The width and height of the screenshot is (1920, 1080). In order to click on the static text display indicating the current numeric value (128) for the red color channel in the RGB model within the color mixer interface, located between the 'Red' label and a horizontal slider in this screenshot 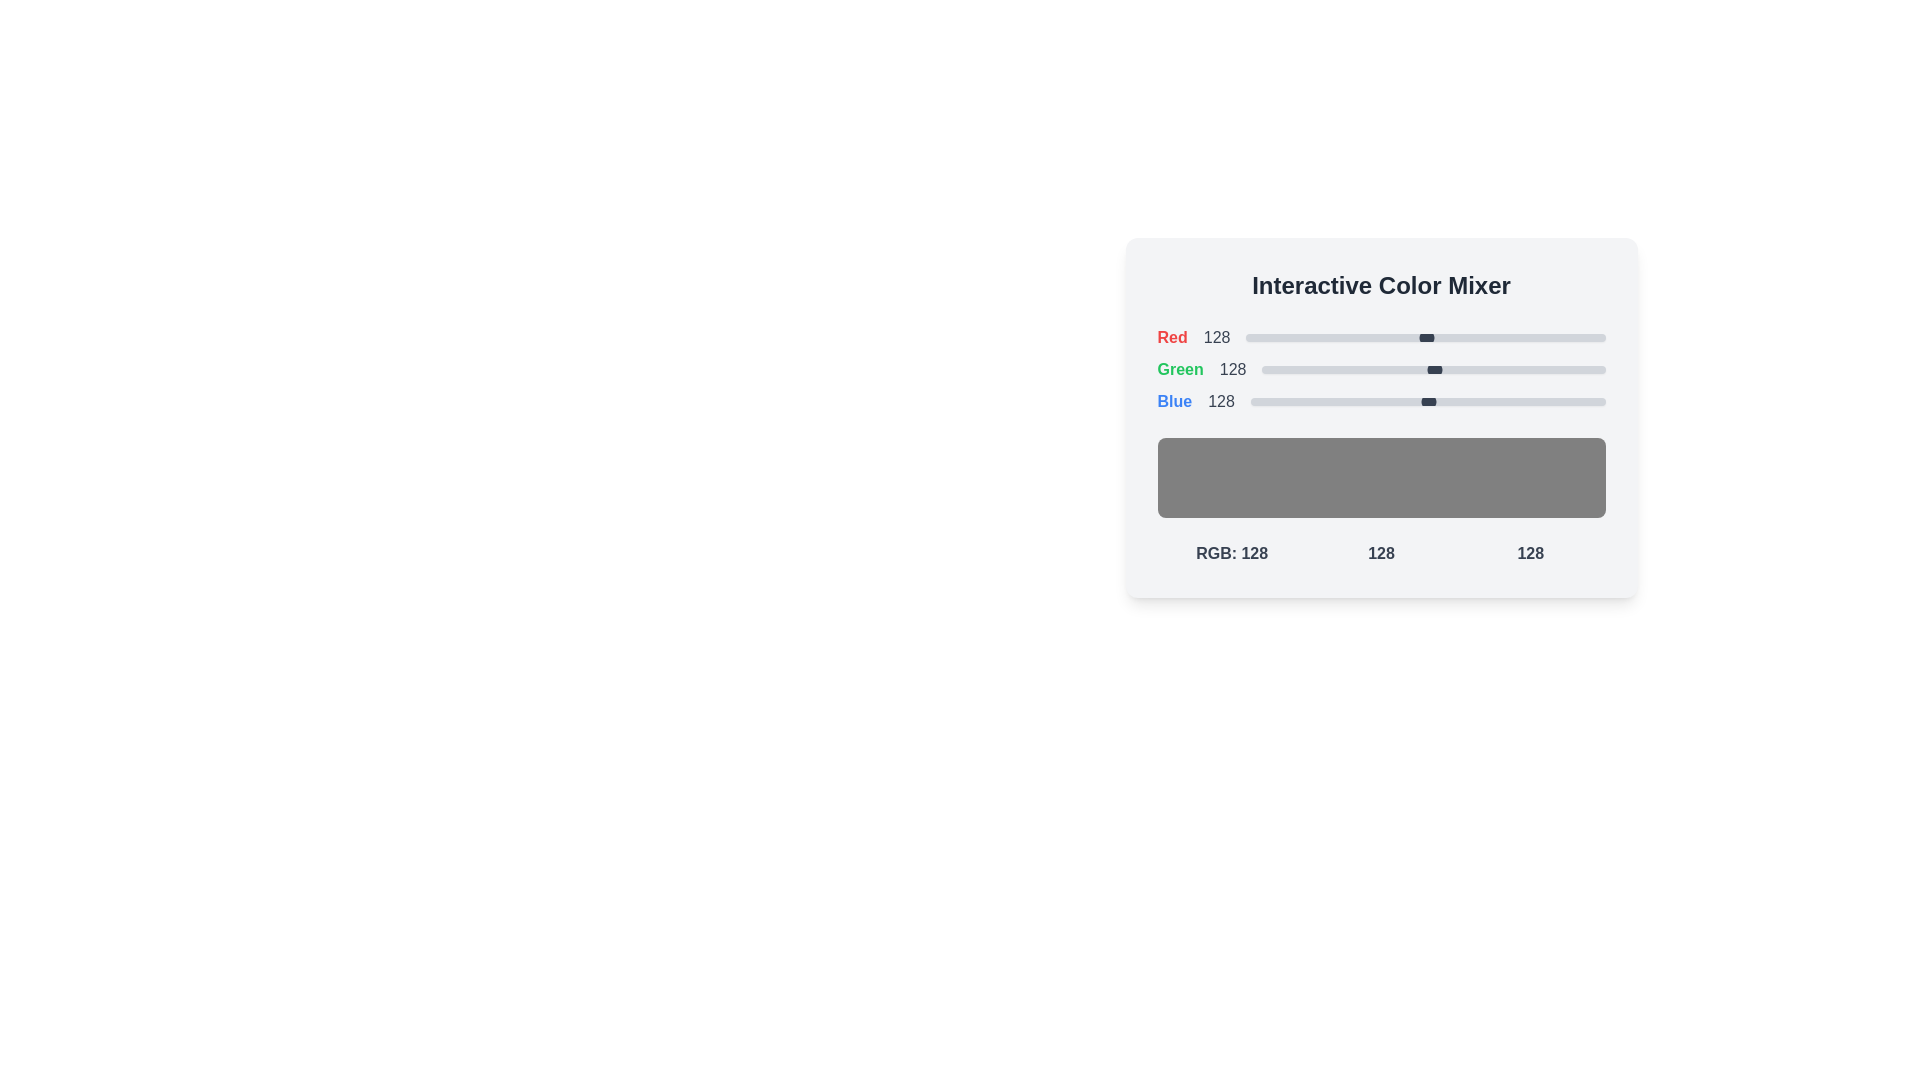, I will do `click(1216, 337)`.